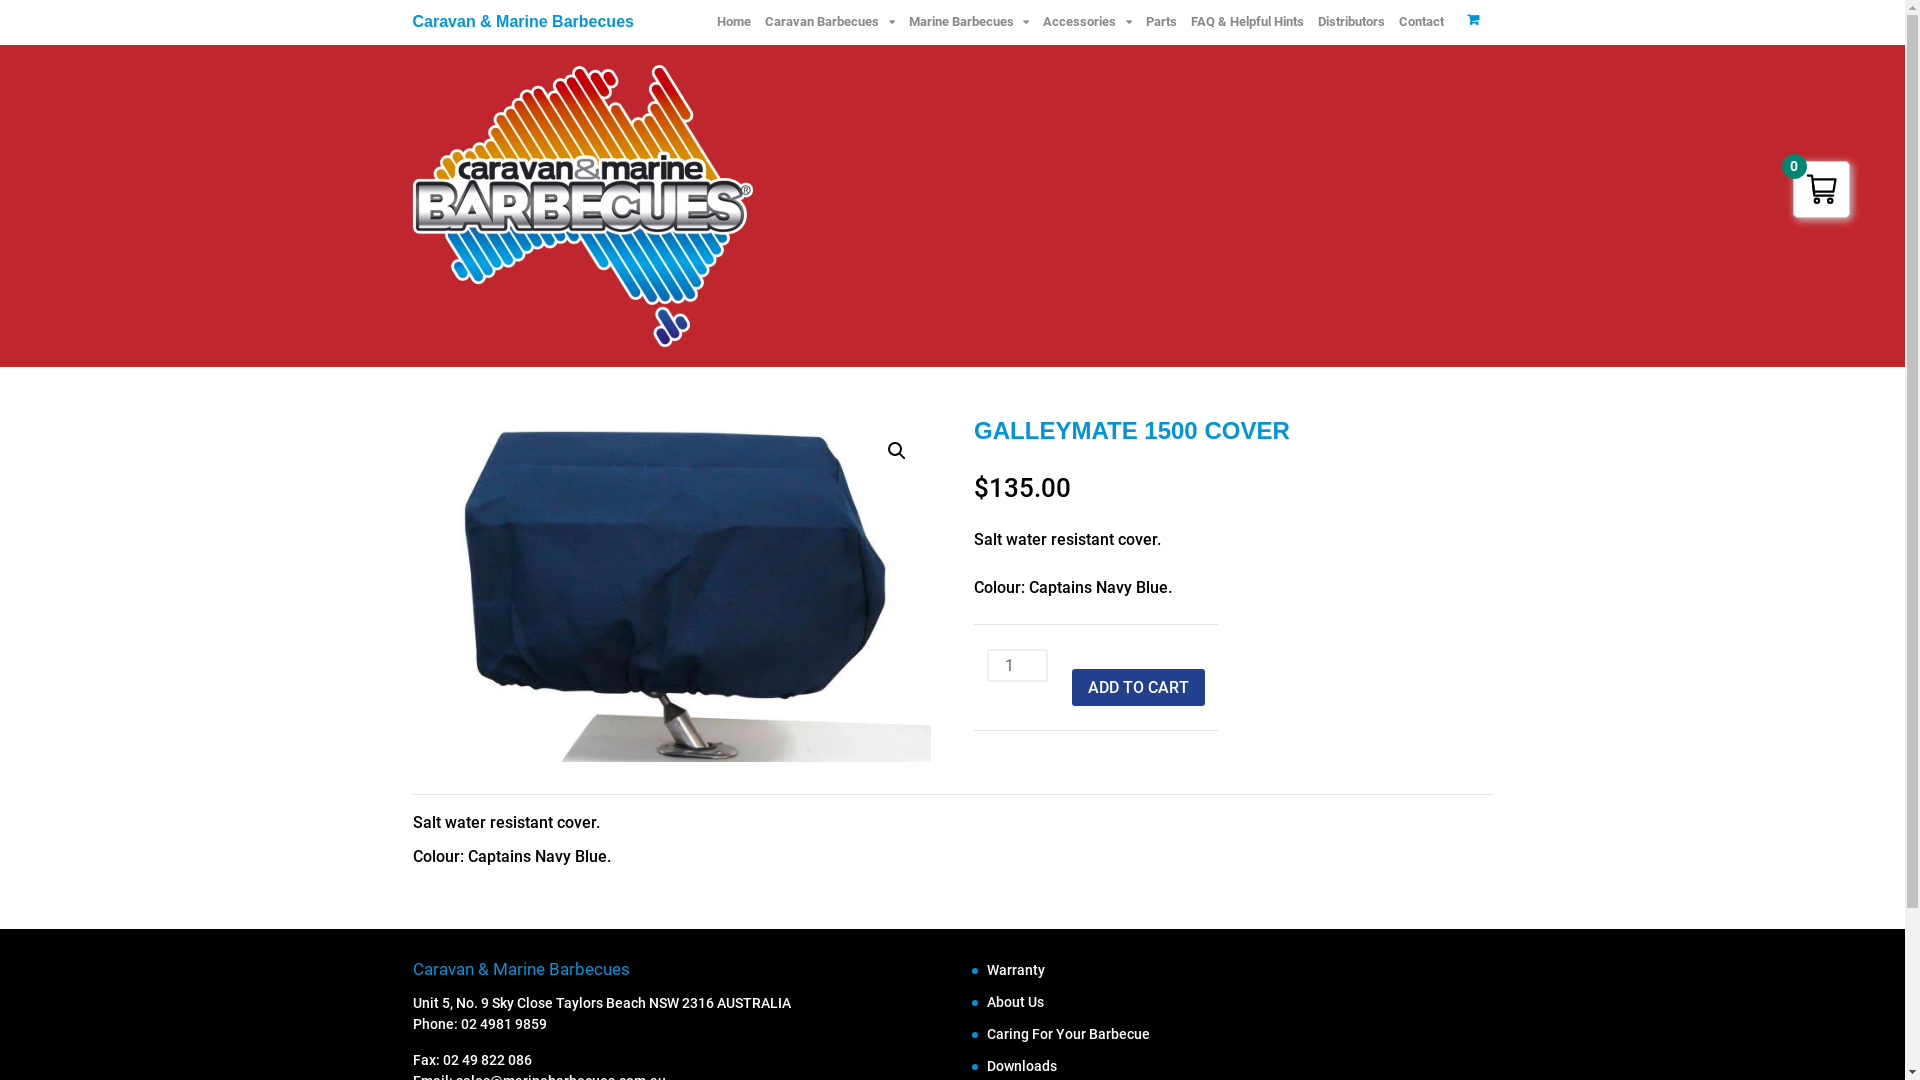 This screenshot has width=1920, height=1080. Describe the element at coordinates (987, 968) in the screenshot. I see `'Warranty'` at that location.